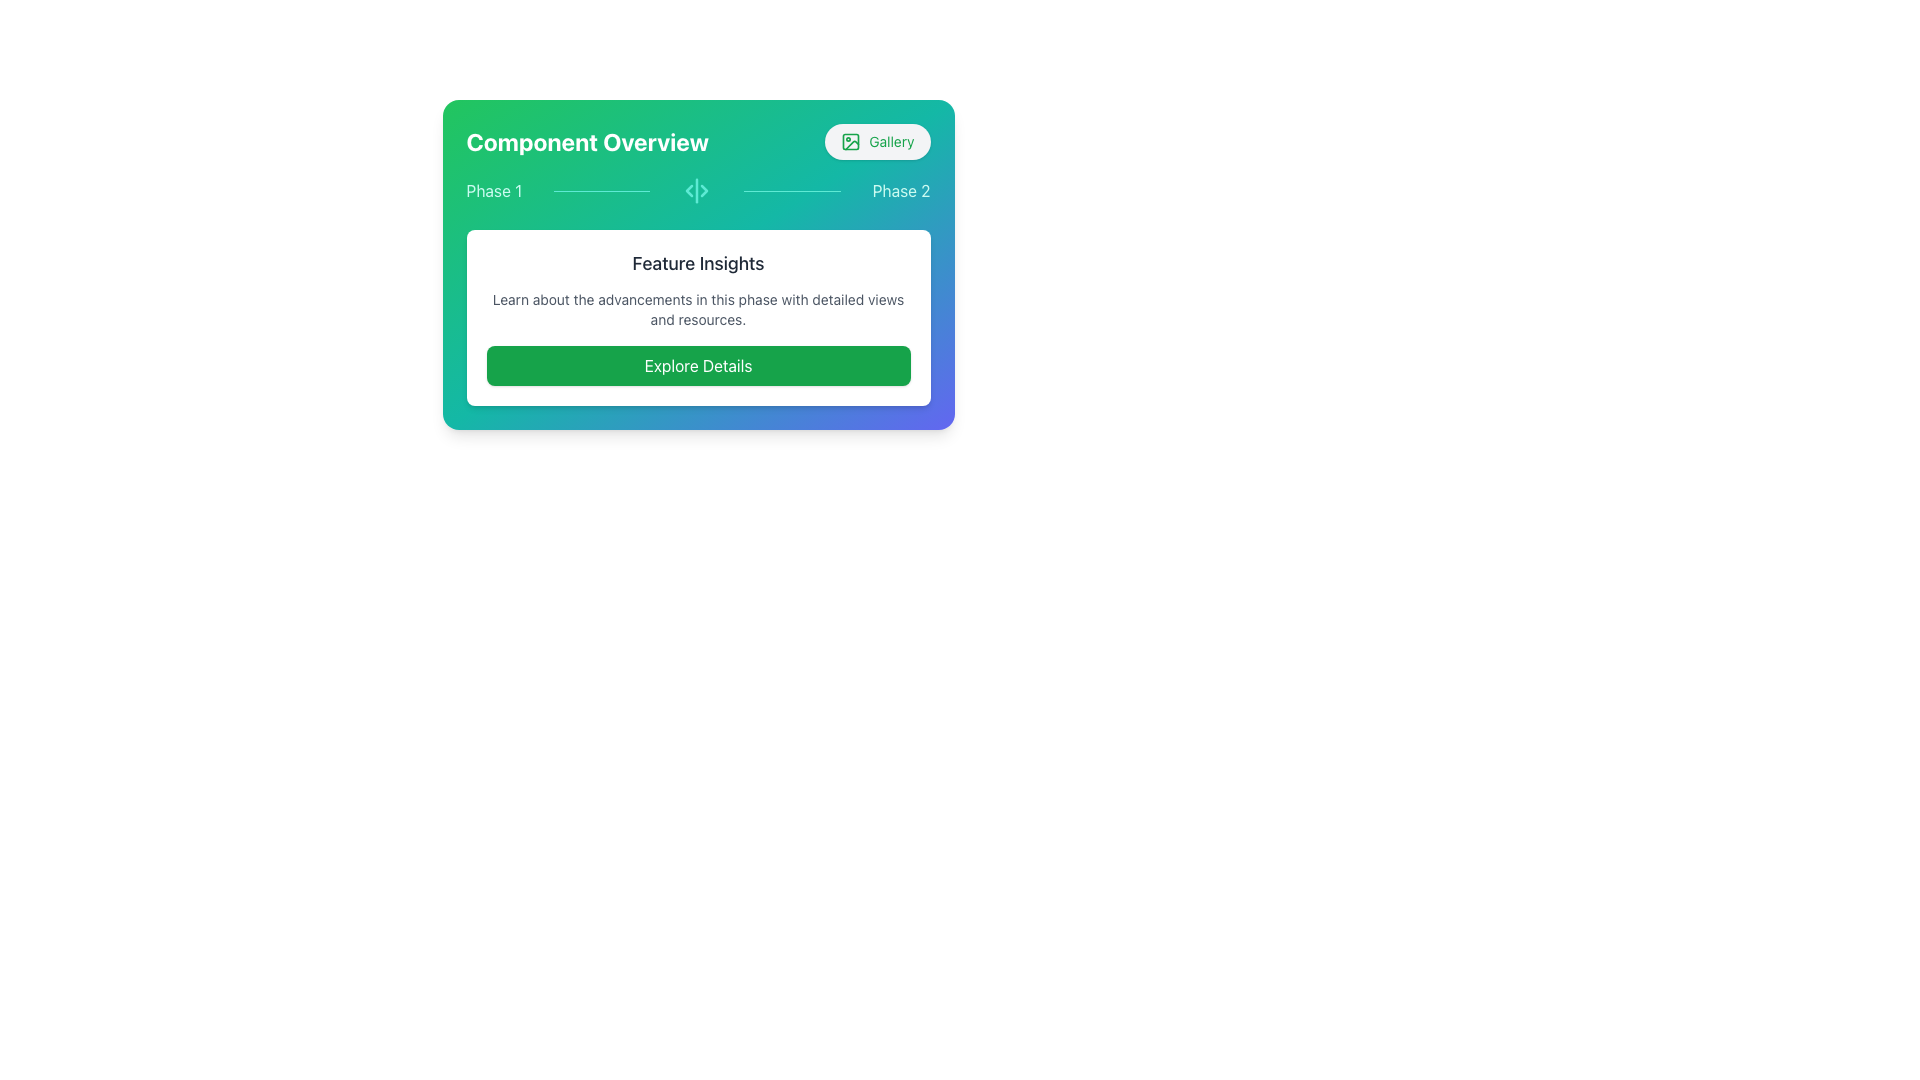  Describe the element at coordinates (689, 191) in the screenshot. I see `the middle arrow icon in the navigation system, positioned between a left vertical line and a right-pointing triangular shape` at that location.